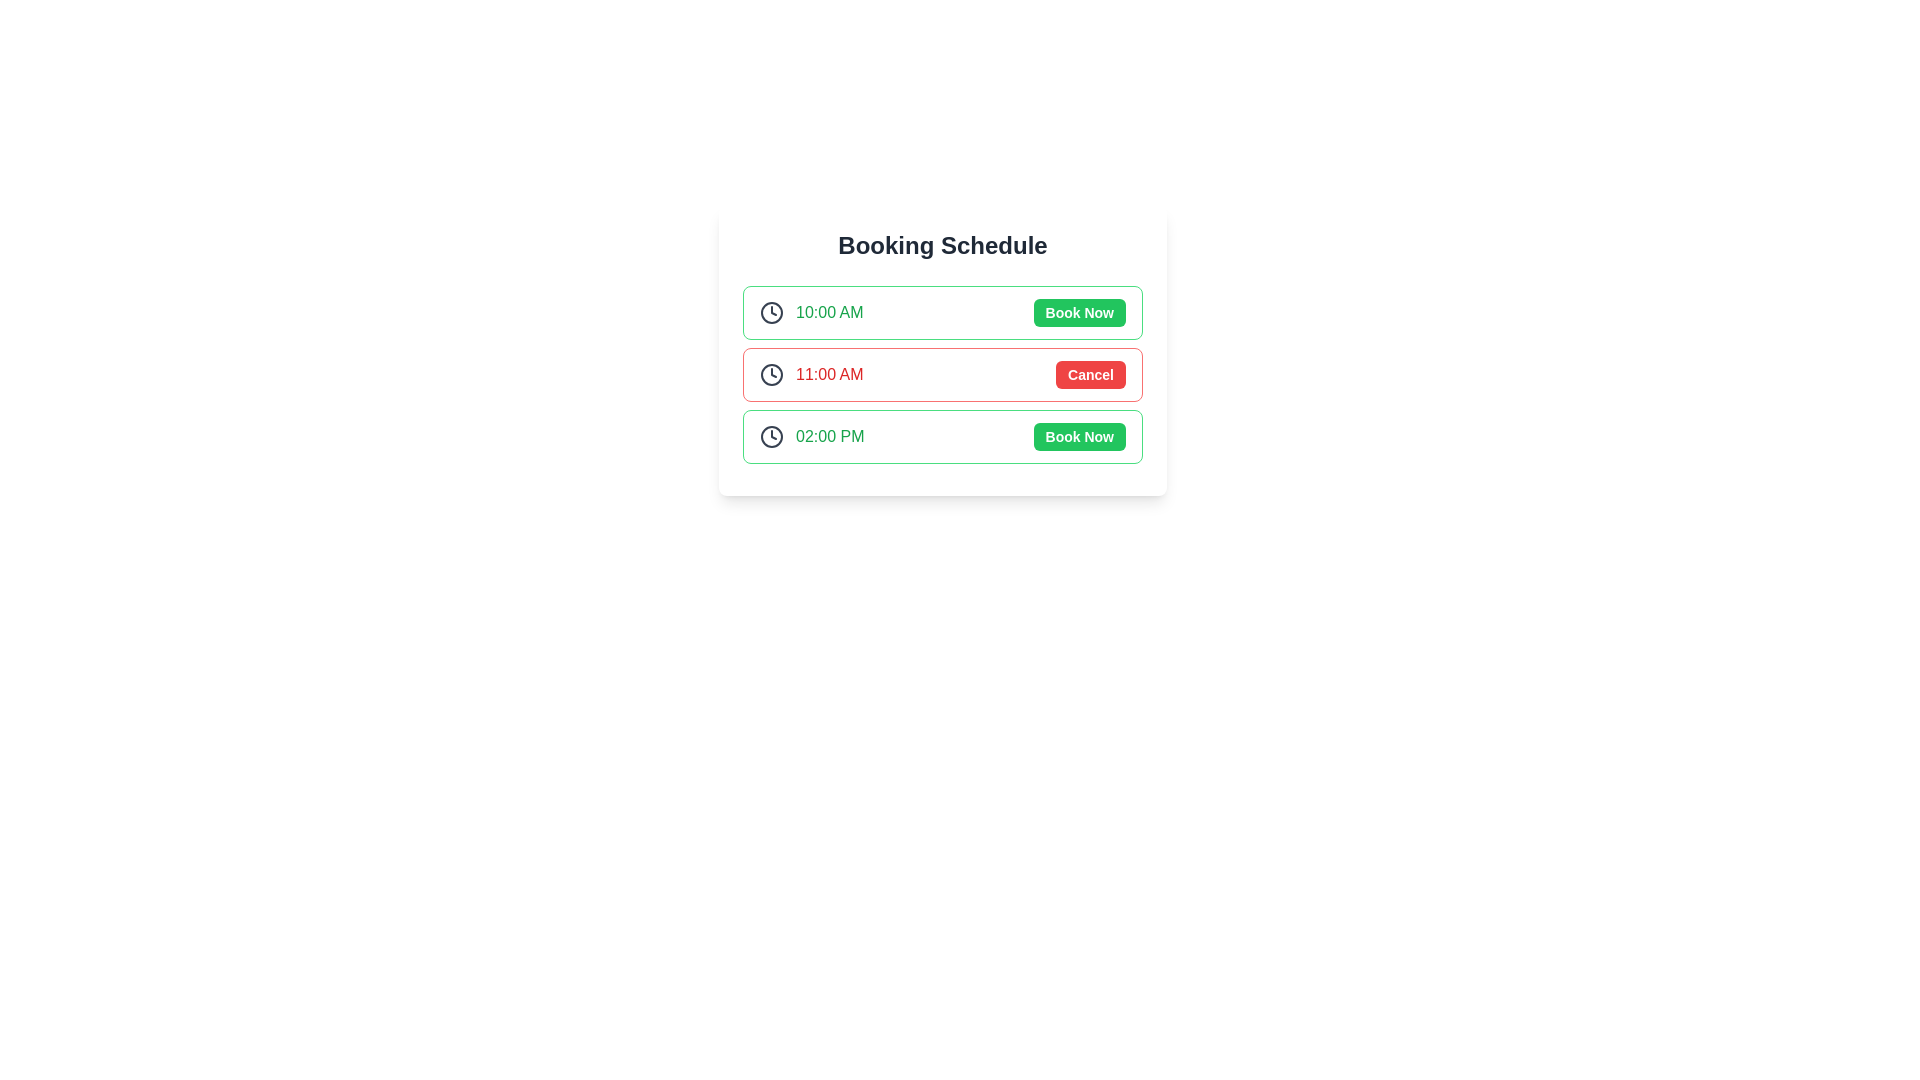 The image size is (1920, 1080). Describe the element at coordinates (941, 435) in the screenshot. I see `the interactive appointment slot for '02:00 PM'` at that location.